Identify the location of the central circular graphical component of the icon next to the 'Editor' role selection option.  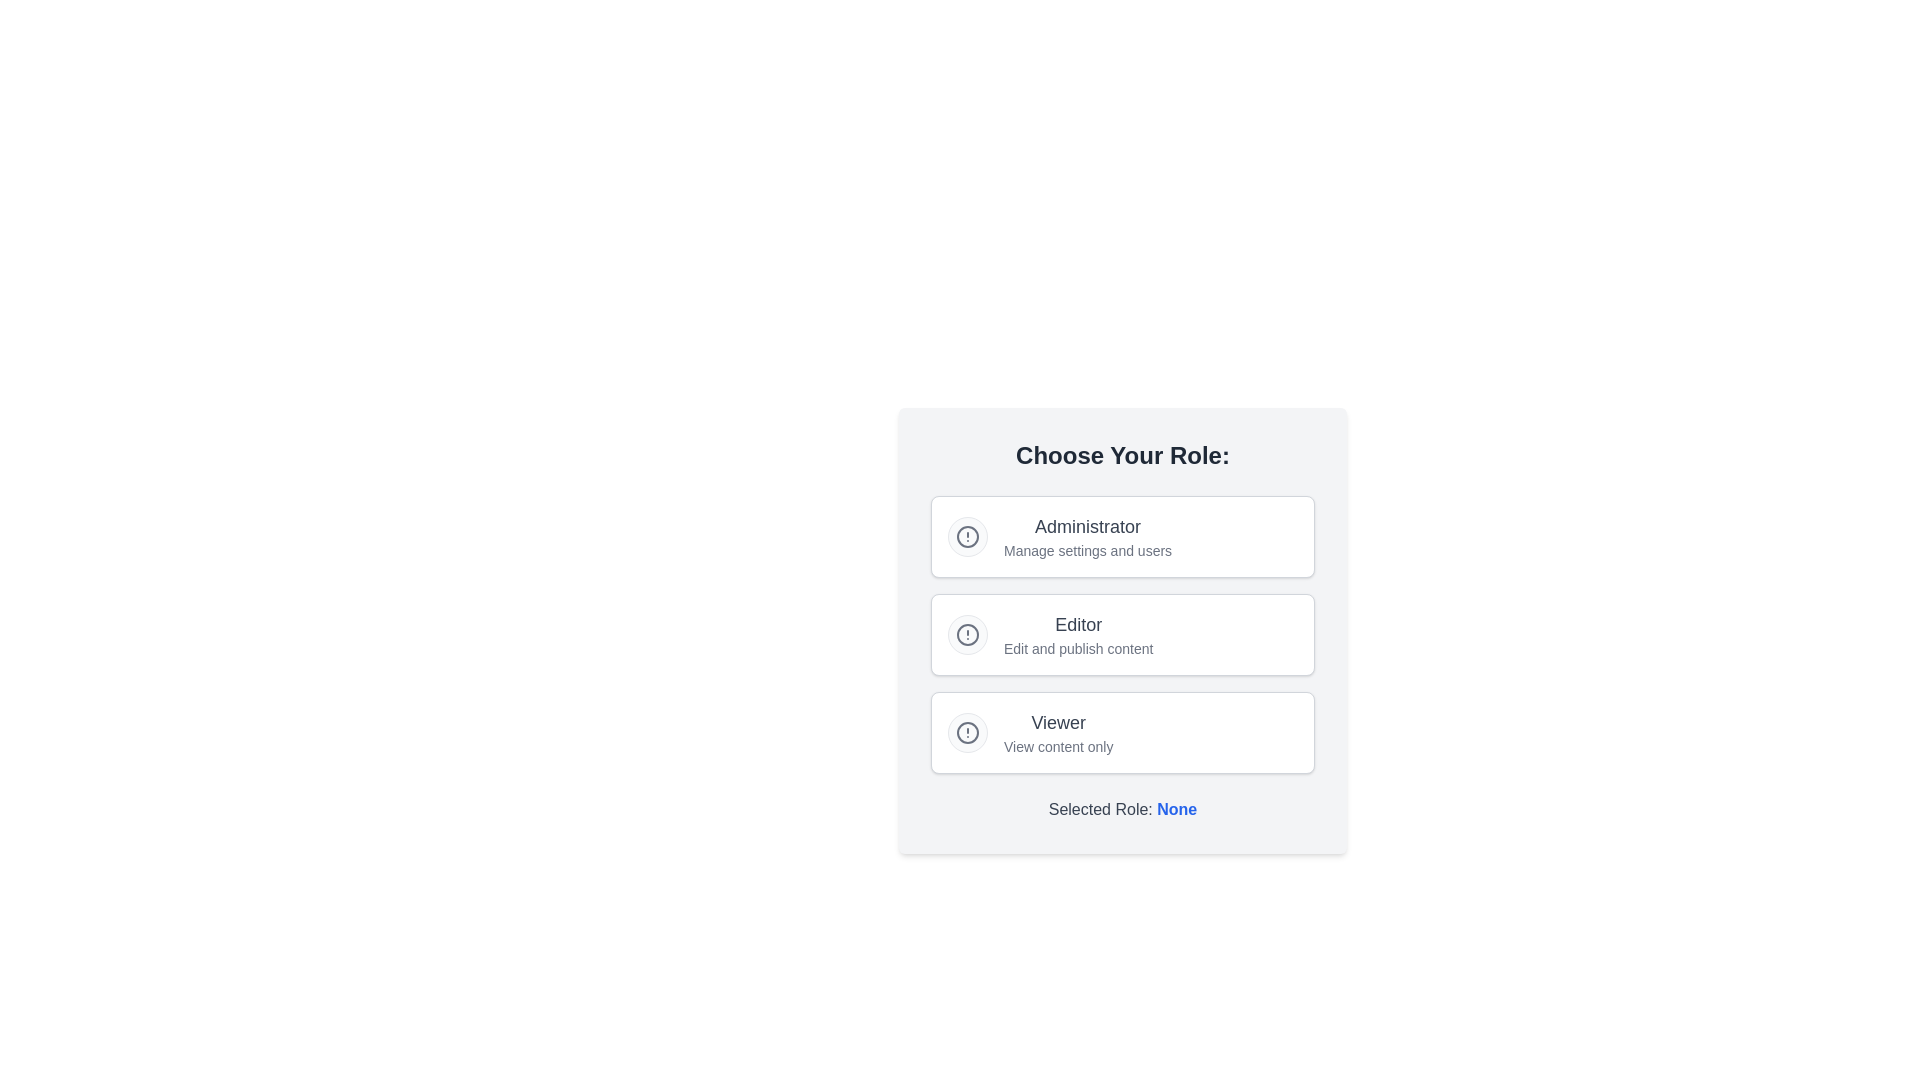
(968, 635).